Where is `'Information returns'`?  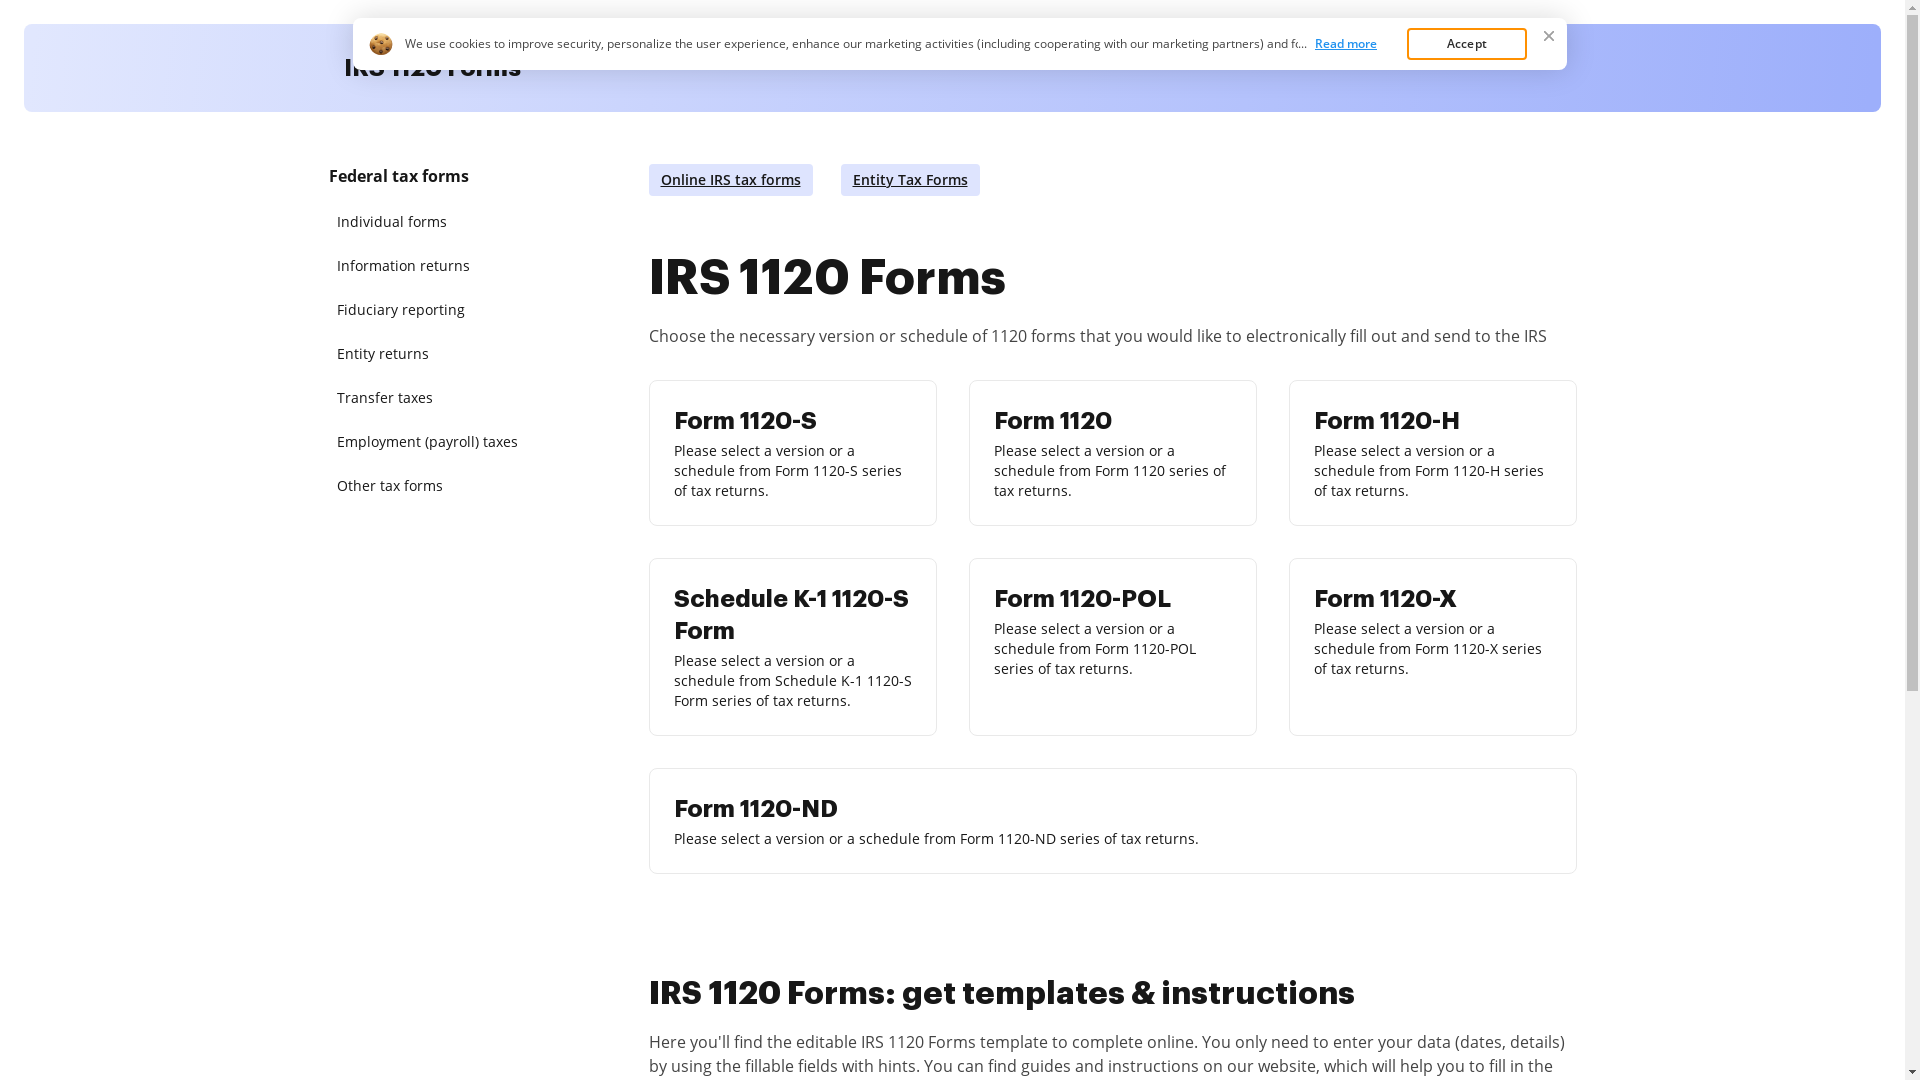 'Information returns' is located at coordinates (431, 265).